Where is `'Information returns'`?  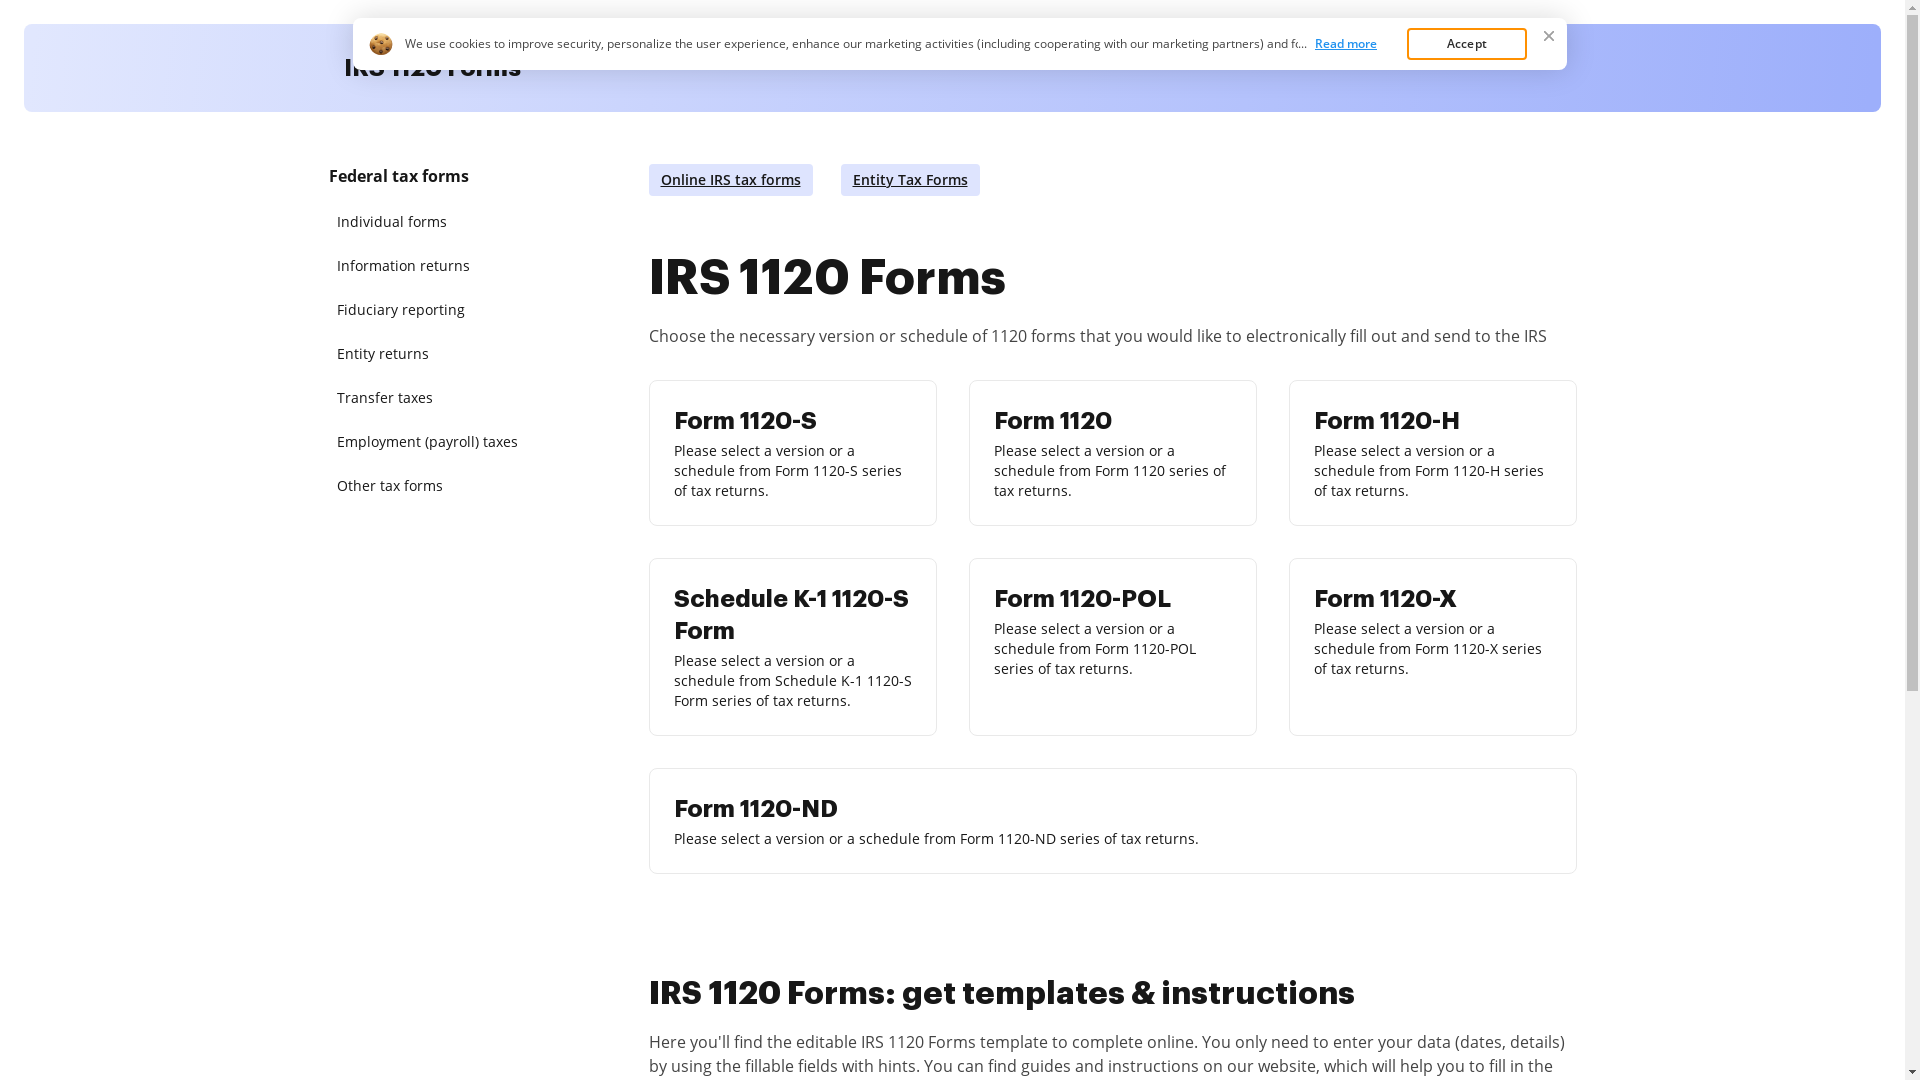 'Information returns' is located at coordinates (431, 265).